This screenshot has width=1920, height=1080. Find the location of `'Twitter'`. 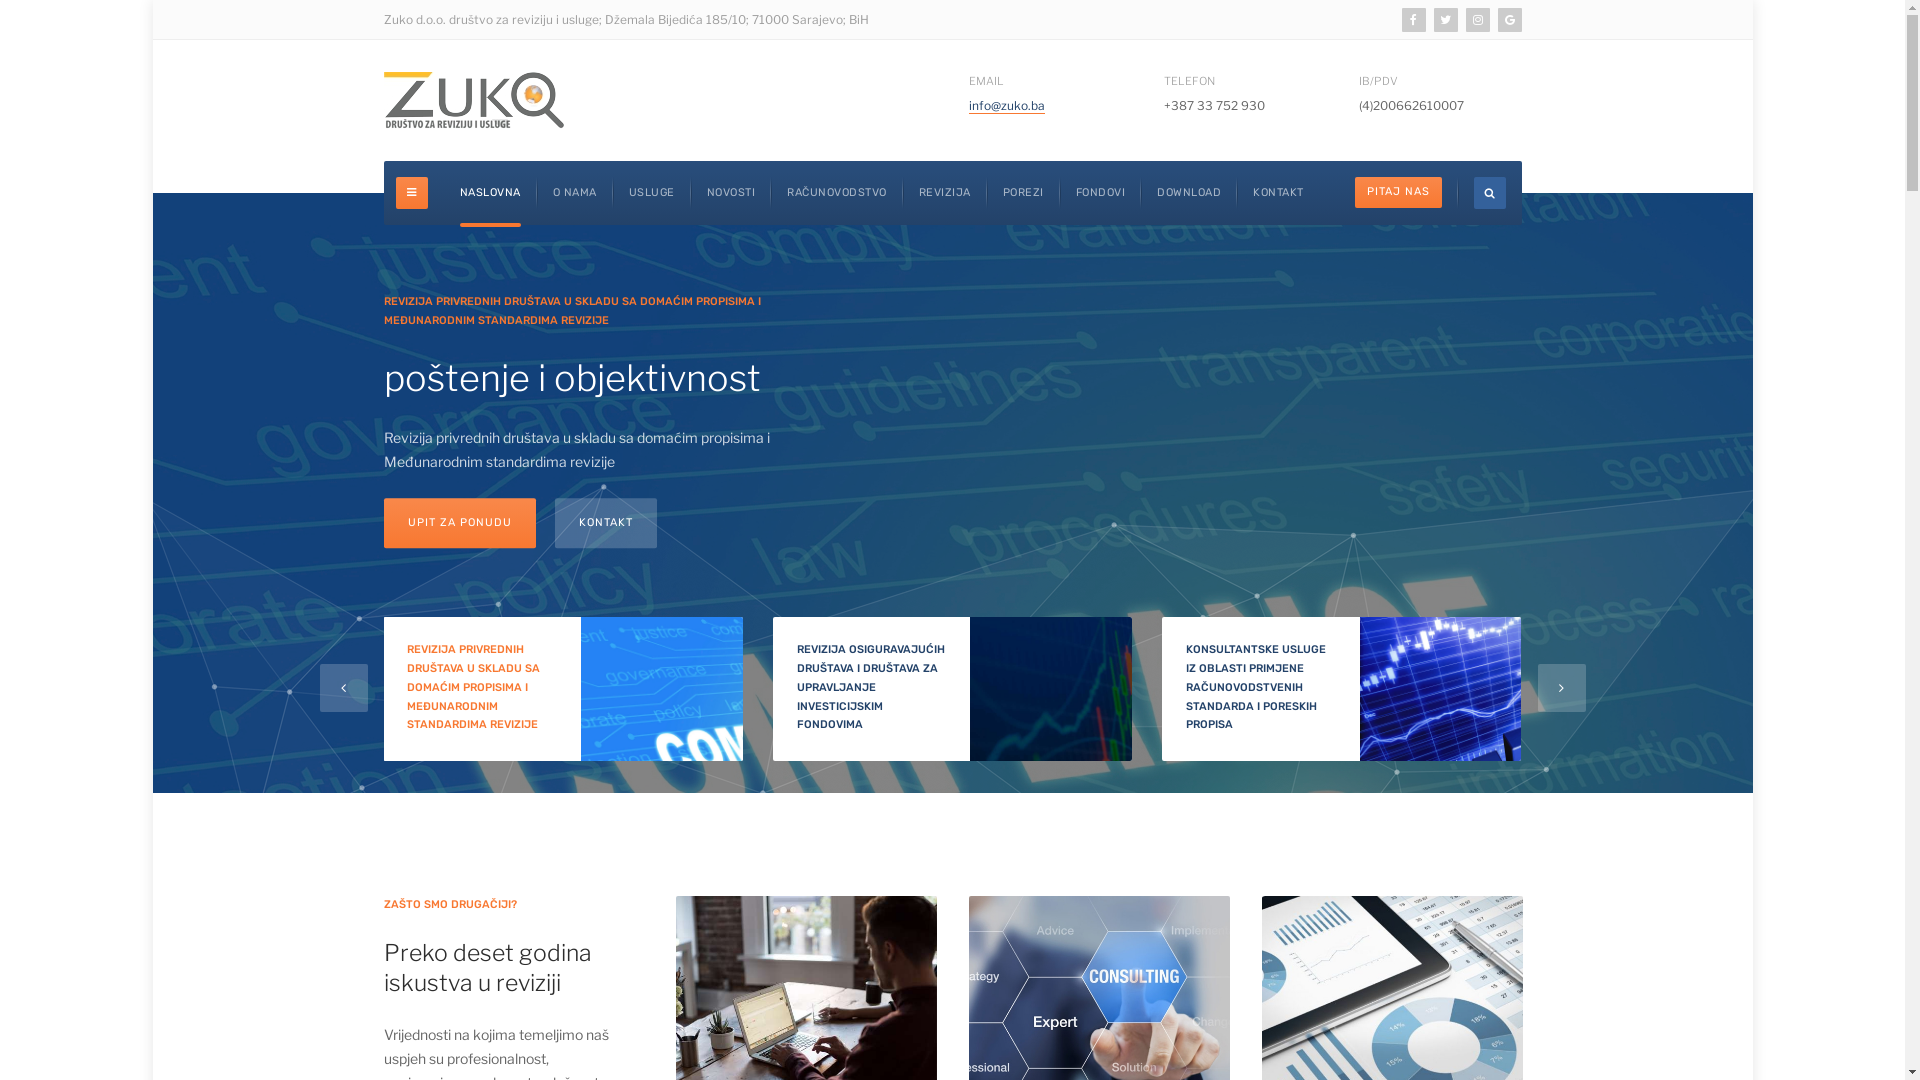

'Twitter' is located at coordinates (1445, 19).